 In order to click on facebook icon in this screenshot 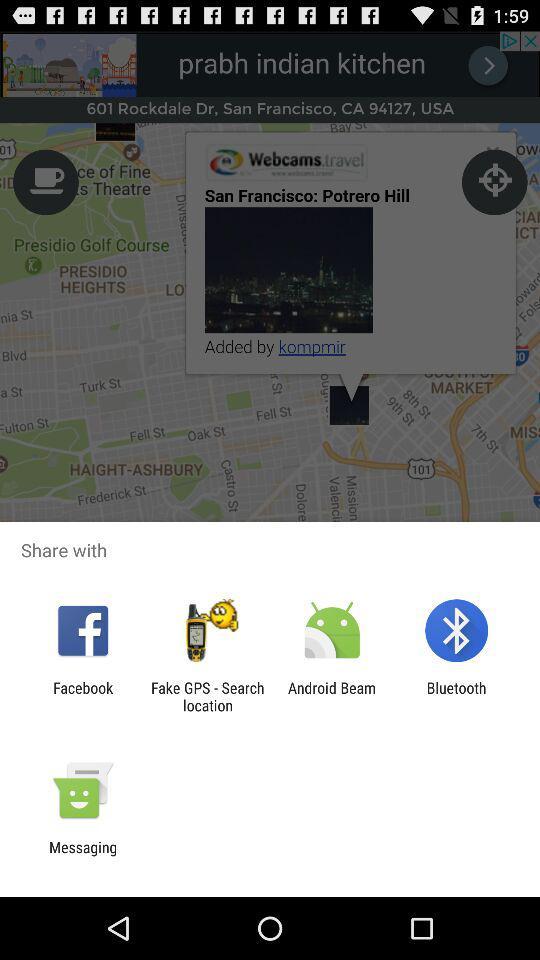, I will do `click(82, 696)`.